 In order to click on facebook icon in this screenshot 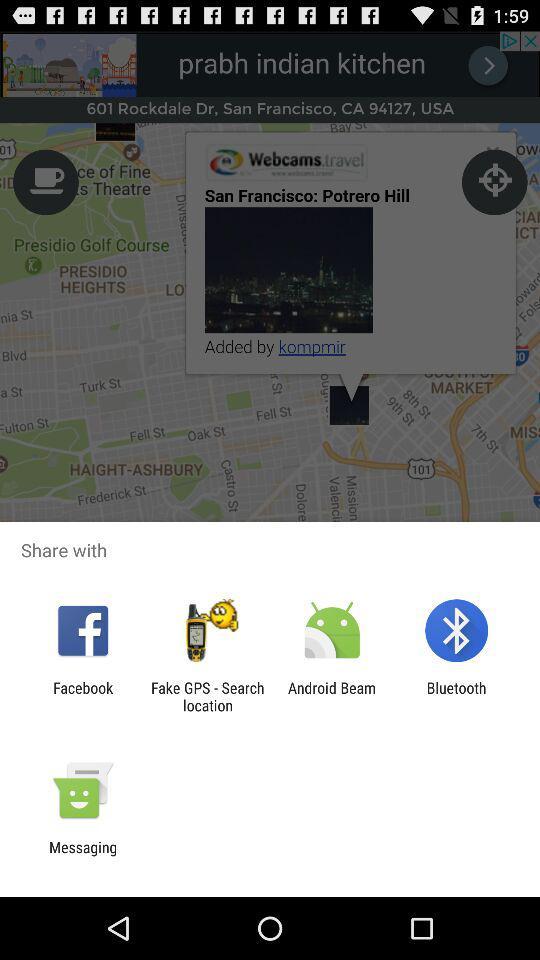, I will do `click(82, 696)`.